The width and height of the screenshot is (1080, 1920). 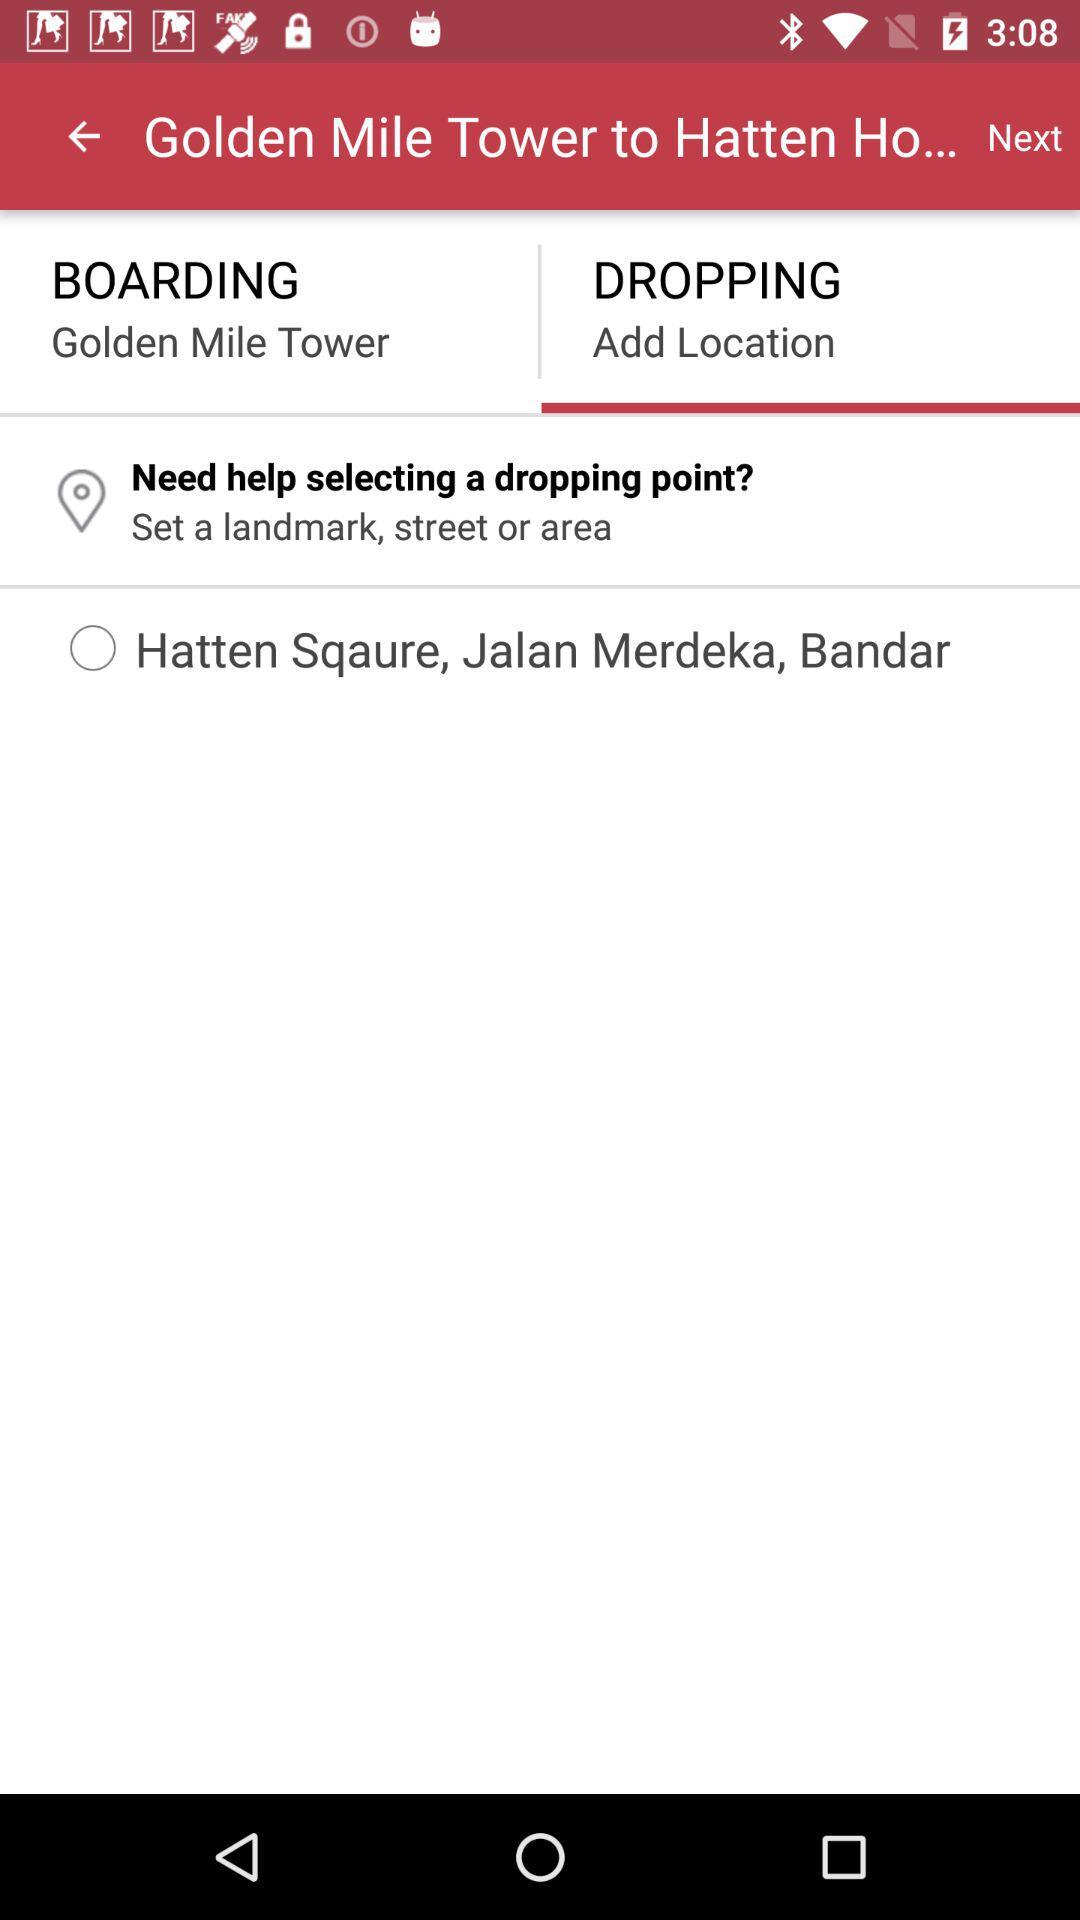 I want to click on previous, so click(x=83, y=135).